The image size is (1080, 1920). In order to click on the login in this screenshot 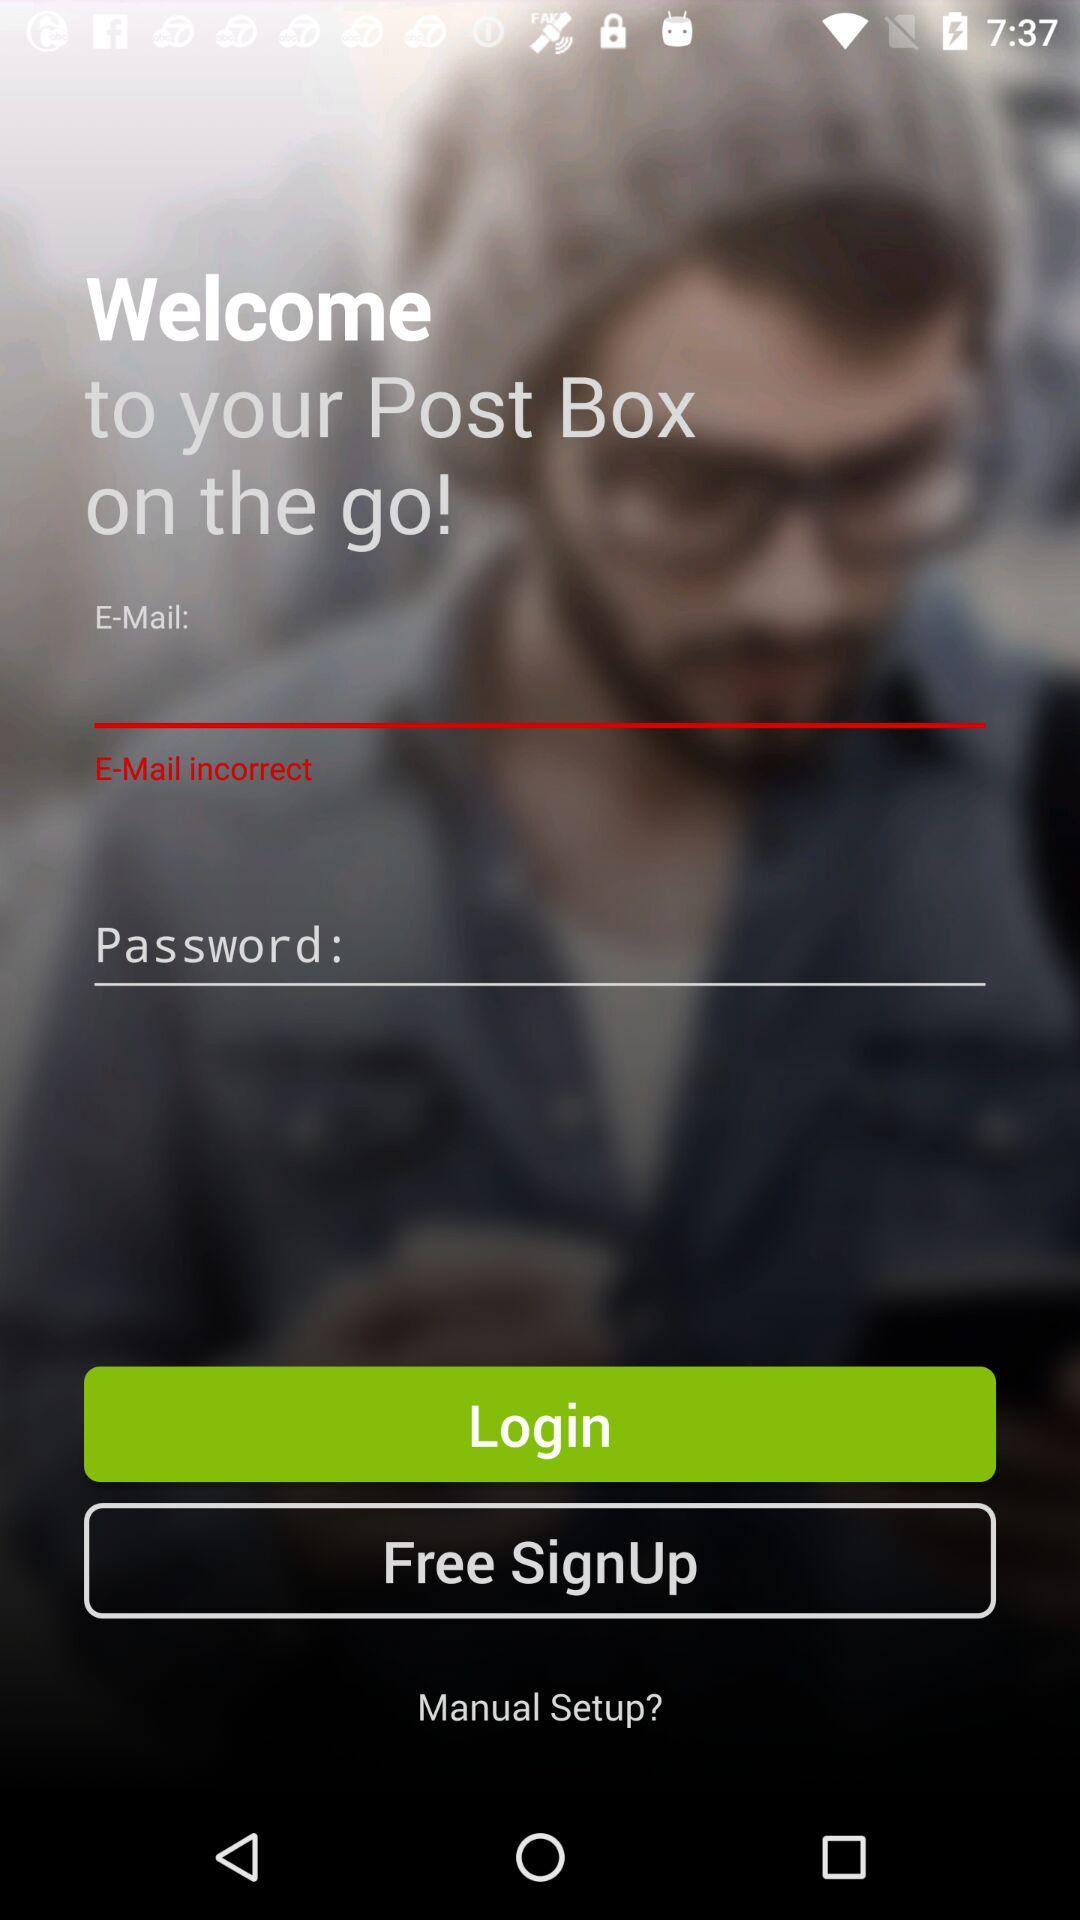, I will do `click(540, 1423)`.